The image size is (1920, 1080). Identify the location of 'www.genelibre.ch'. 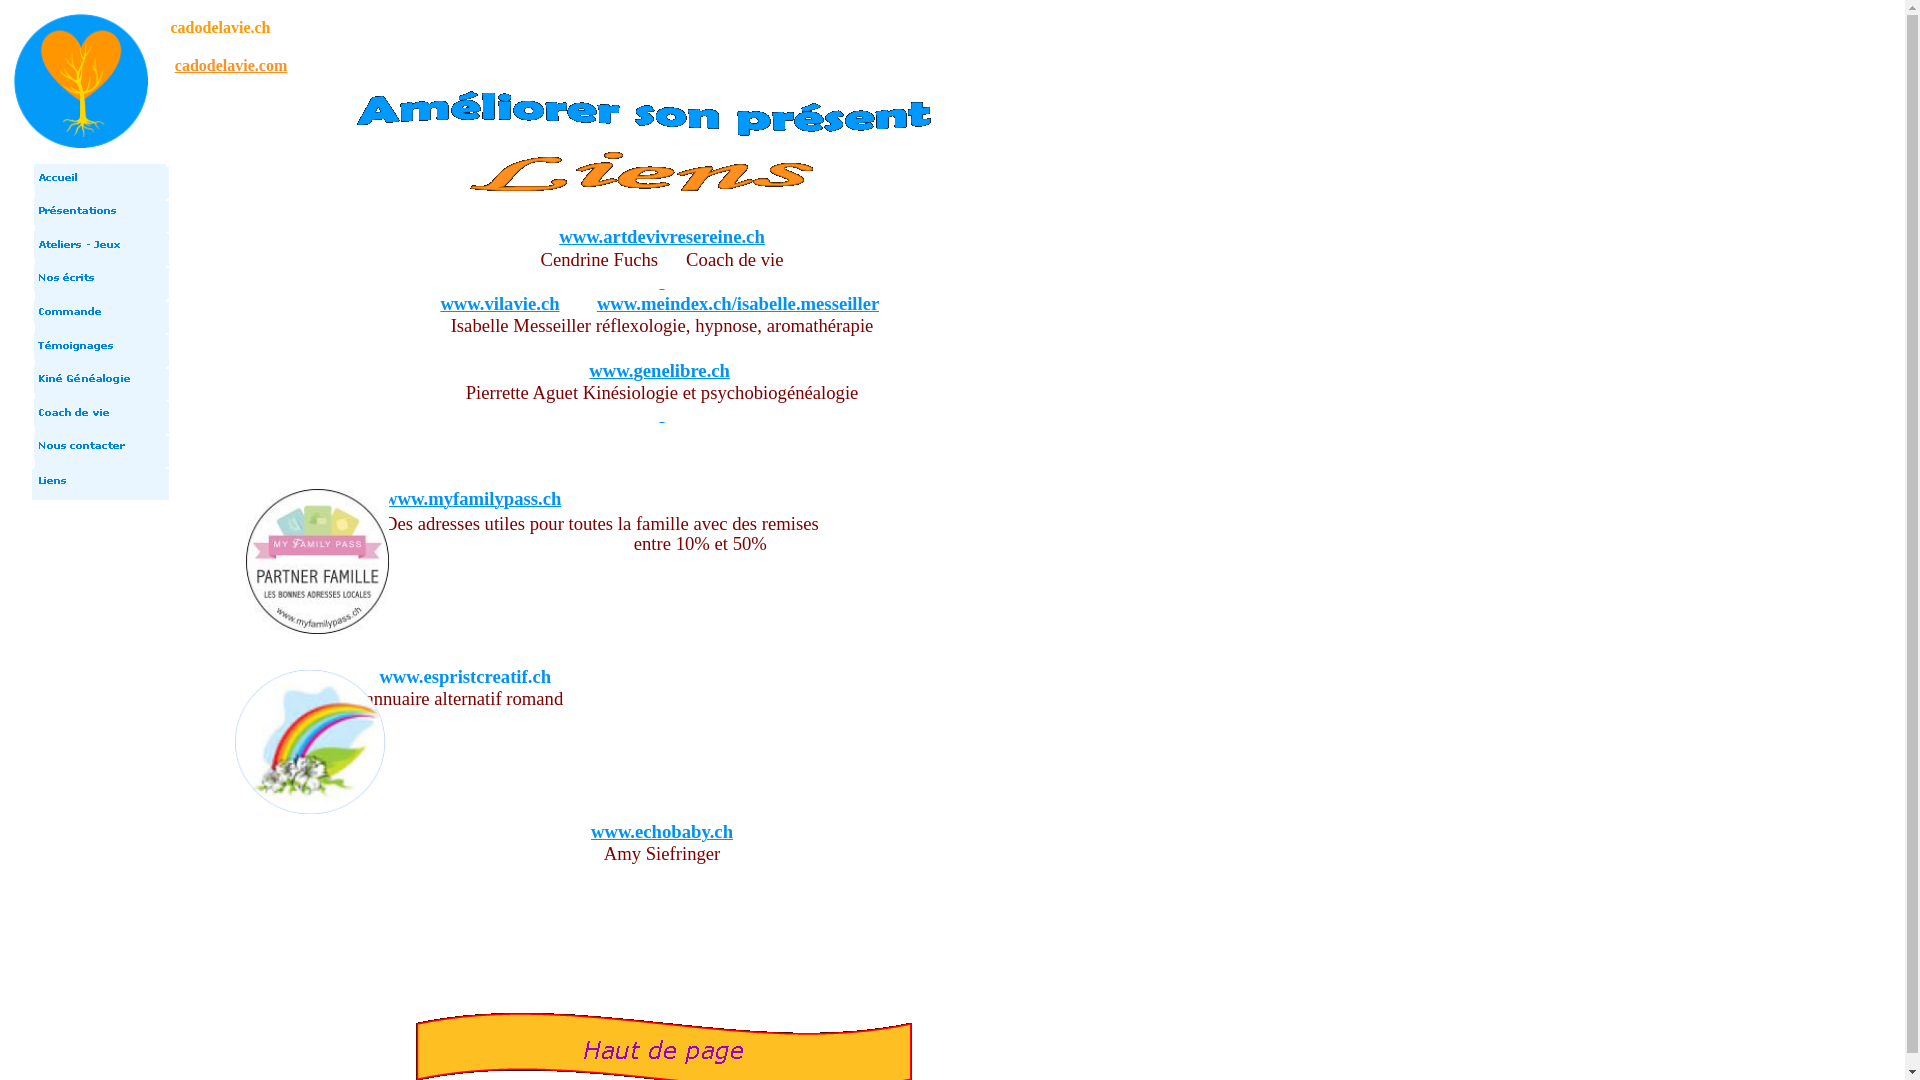
(659, 372).